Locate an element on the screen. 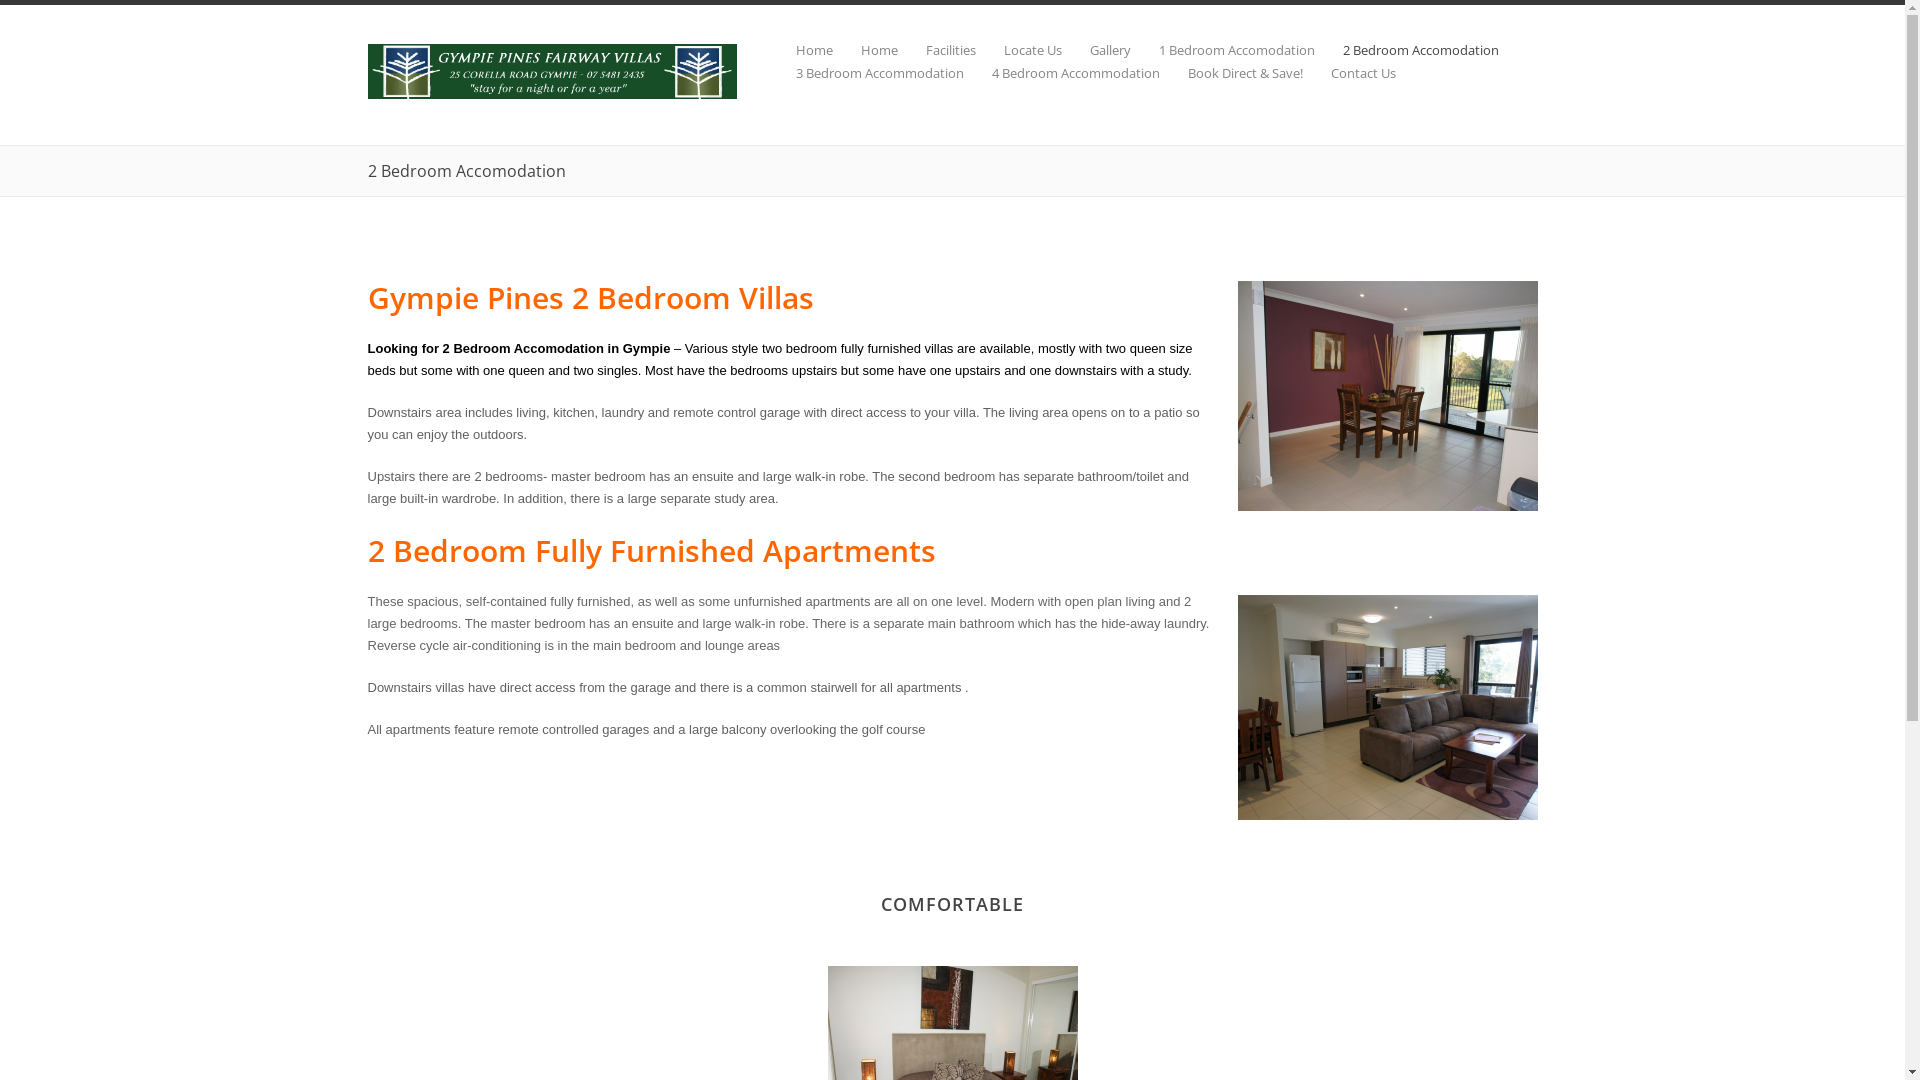  'Locate Us' is located at coordinates (975, 49).